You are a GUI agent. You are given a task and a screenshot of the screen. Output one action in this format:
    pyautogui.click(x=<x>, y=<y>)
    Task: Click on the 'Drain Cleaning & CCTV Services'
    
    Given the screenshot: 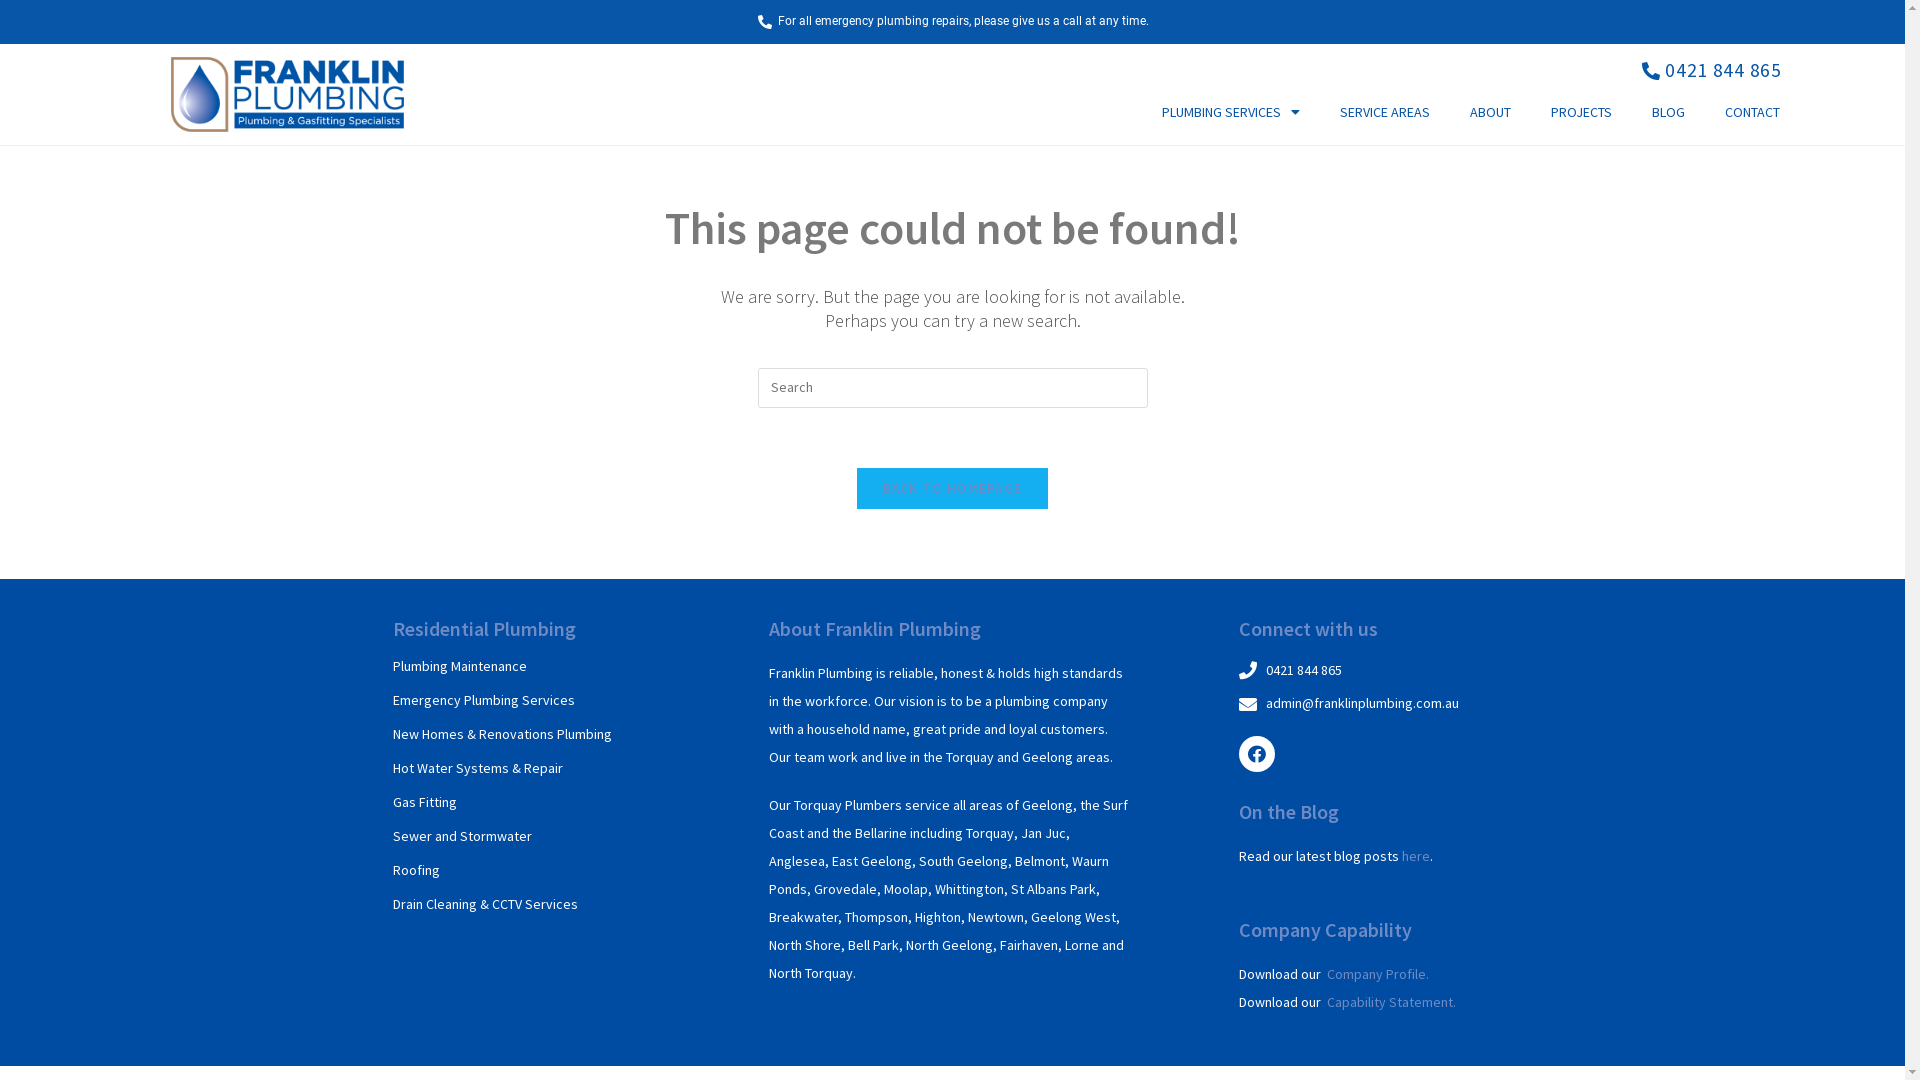 What is the action you would take?
    pyautogui.click(x=484, y=903)
    